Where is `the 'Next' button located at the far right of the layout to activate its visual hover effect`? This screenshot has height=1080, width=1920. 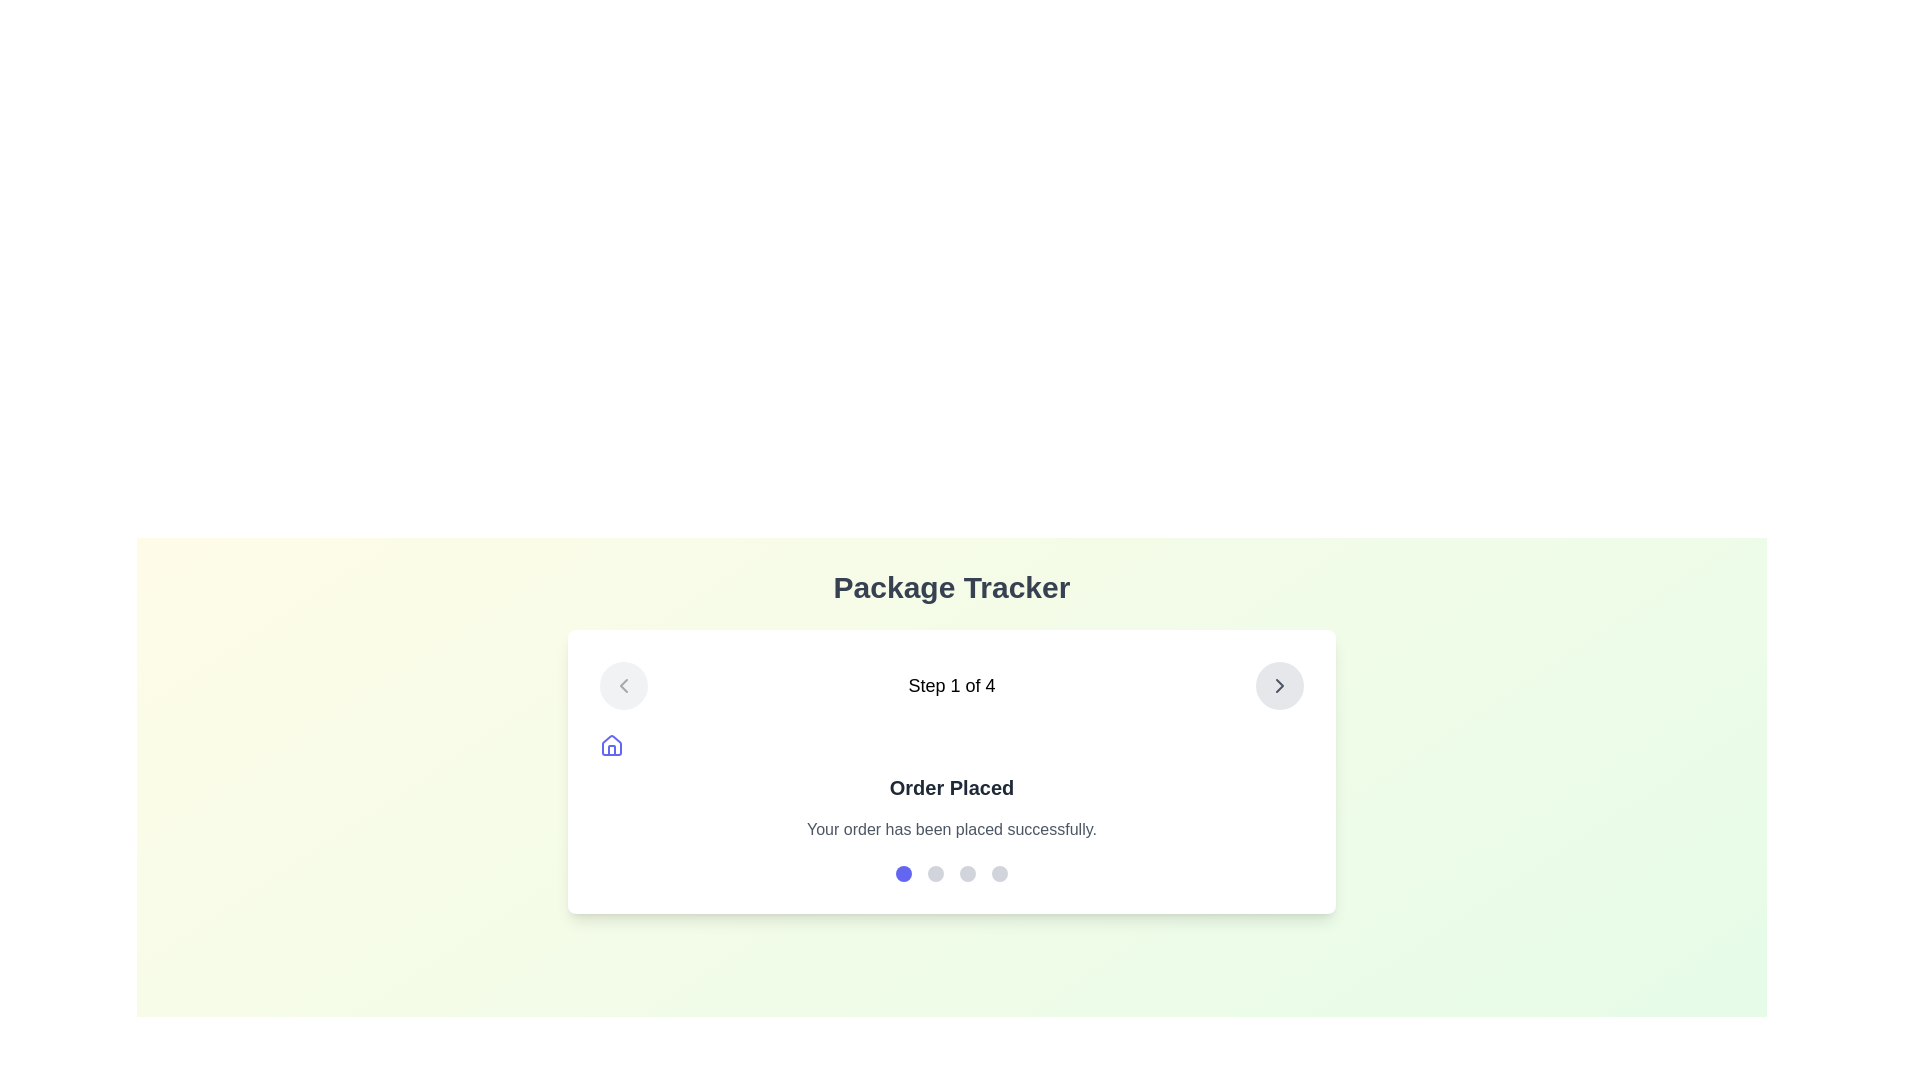 the 'Next' button located at the far right of the layout to activate its visual hover effect is located at coordinates (1280, 685).